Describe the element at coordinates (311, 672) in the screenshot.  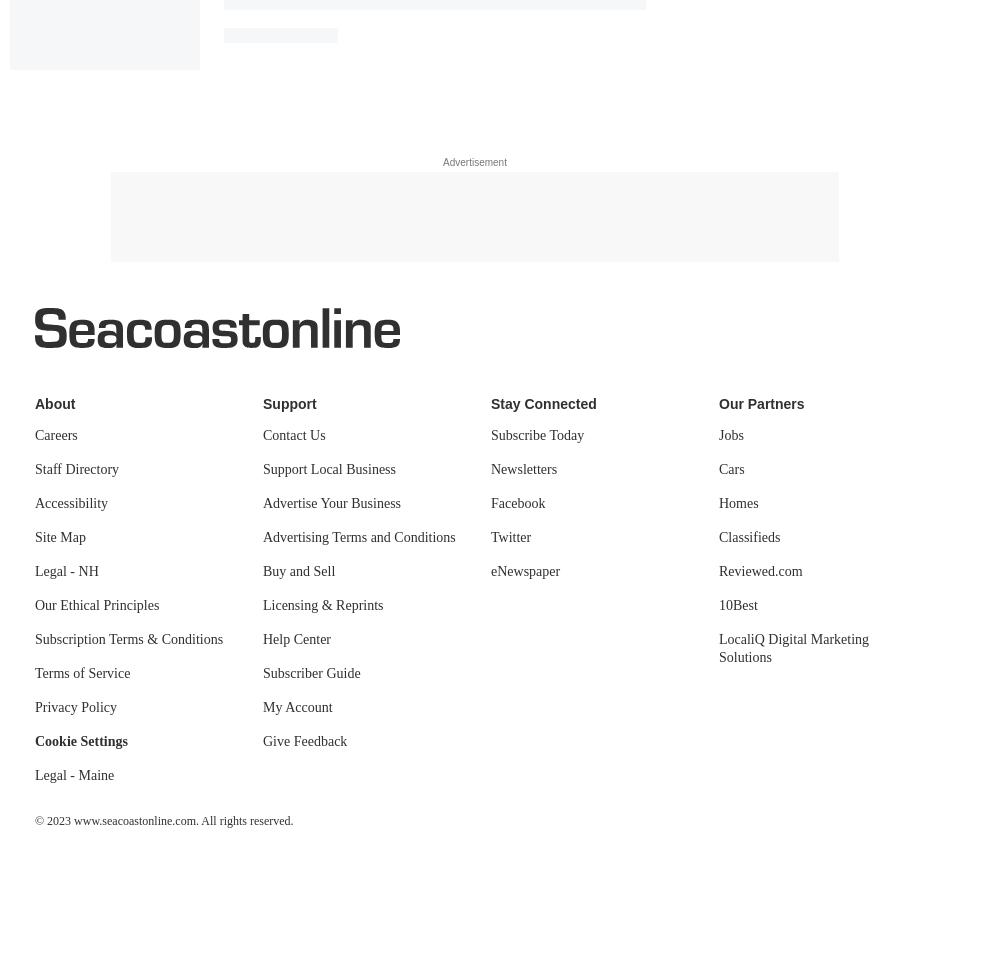
I see `'Subscriber Guide'` at that location.